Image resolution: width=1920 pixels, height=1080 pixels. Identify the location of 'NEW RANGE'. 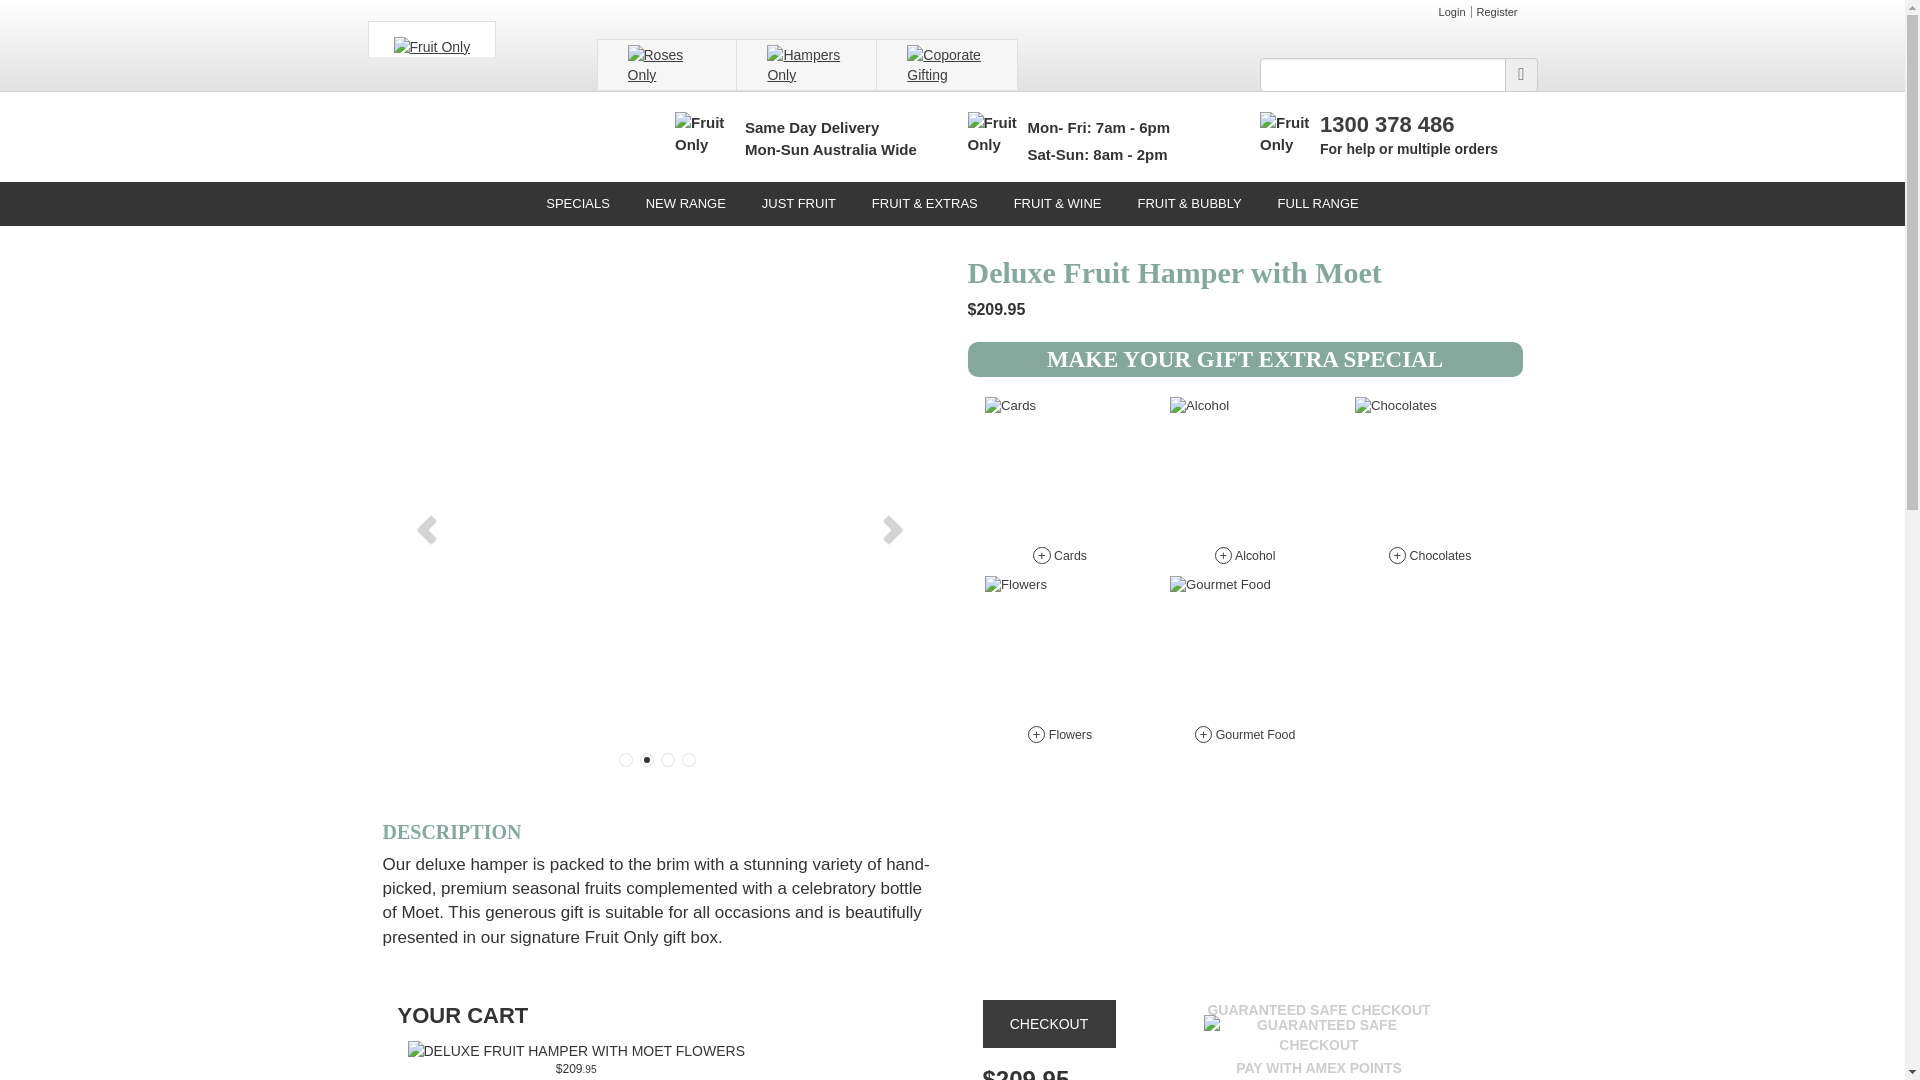
(628, 204).